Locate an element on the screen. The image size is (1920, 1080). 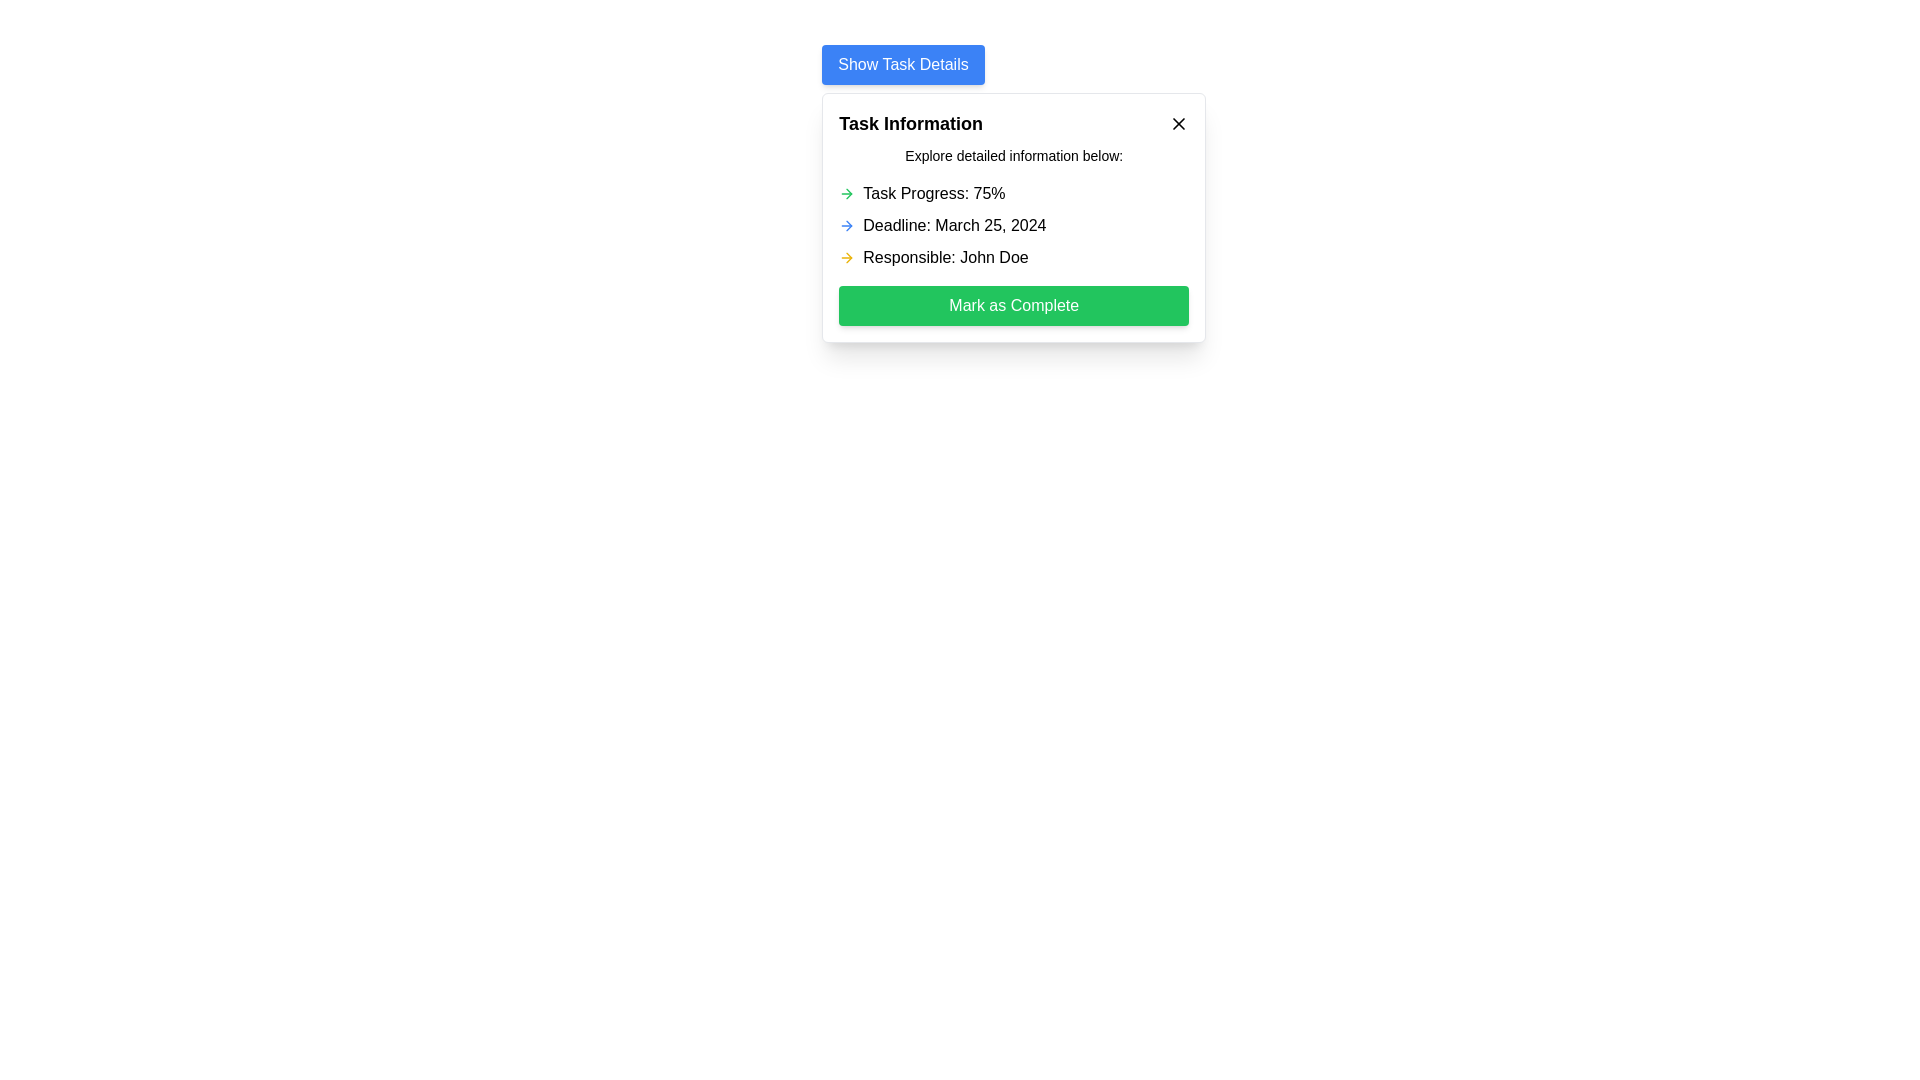
the text header displaying 'Task Information', which is styled in bold and larger font located at the top left of the modal dialog box is located at coordinates (910, 123).